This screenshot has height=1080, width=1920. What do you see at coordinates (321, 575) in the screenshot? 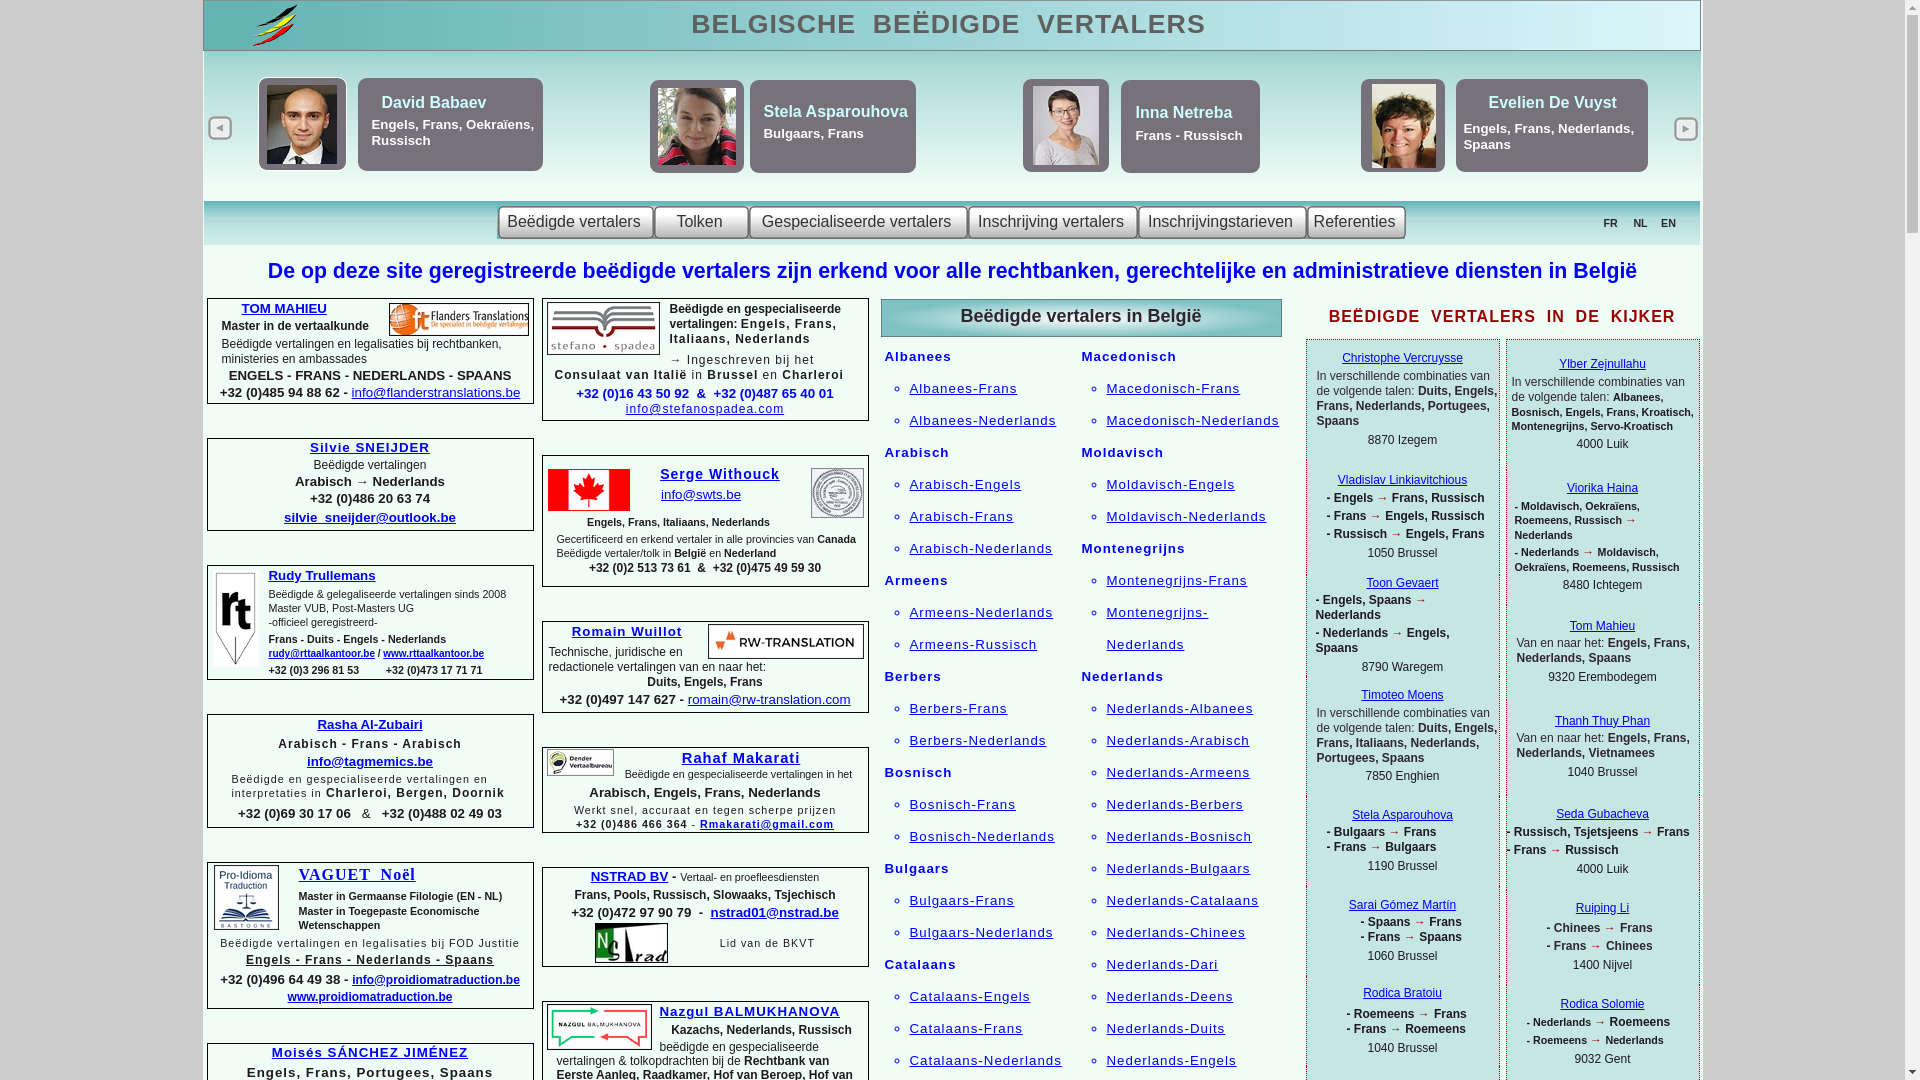
I see `'Rudy Trullemans'` at bounding box center [321, 575].